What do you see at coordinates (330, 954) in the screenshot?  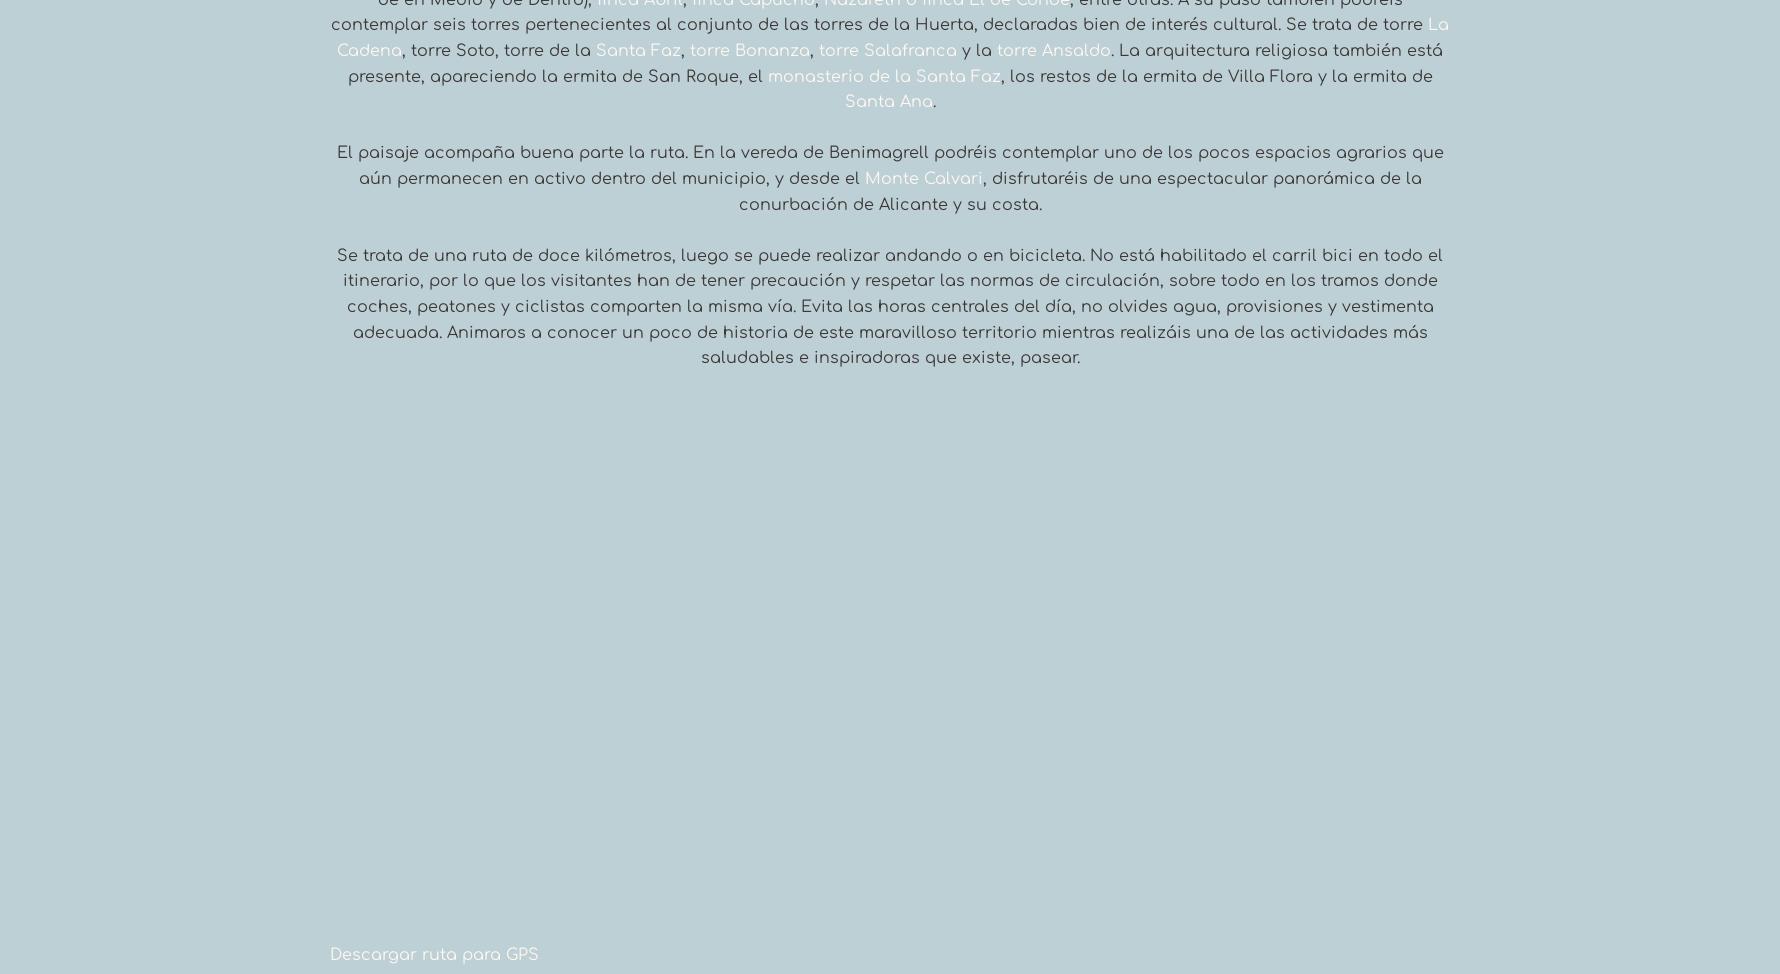 I see `'Descargar ruta para GPS'` at bounding box center [330, 954].